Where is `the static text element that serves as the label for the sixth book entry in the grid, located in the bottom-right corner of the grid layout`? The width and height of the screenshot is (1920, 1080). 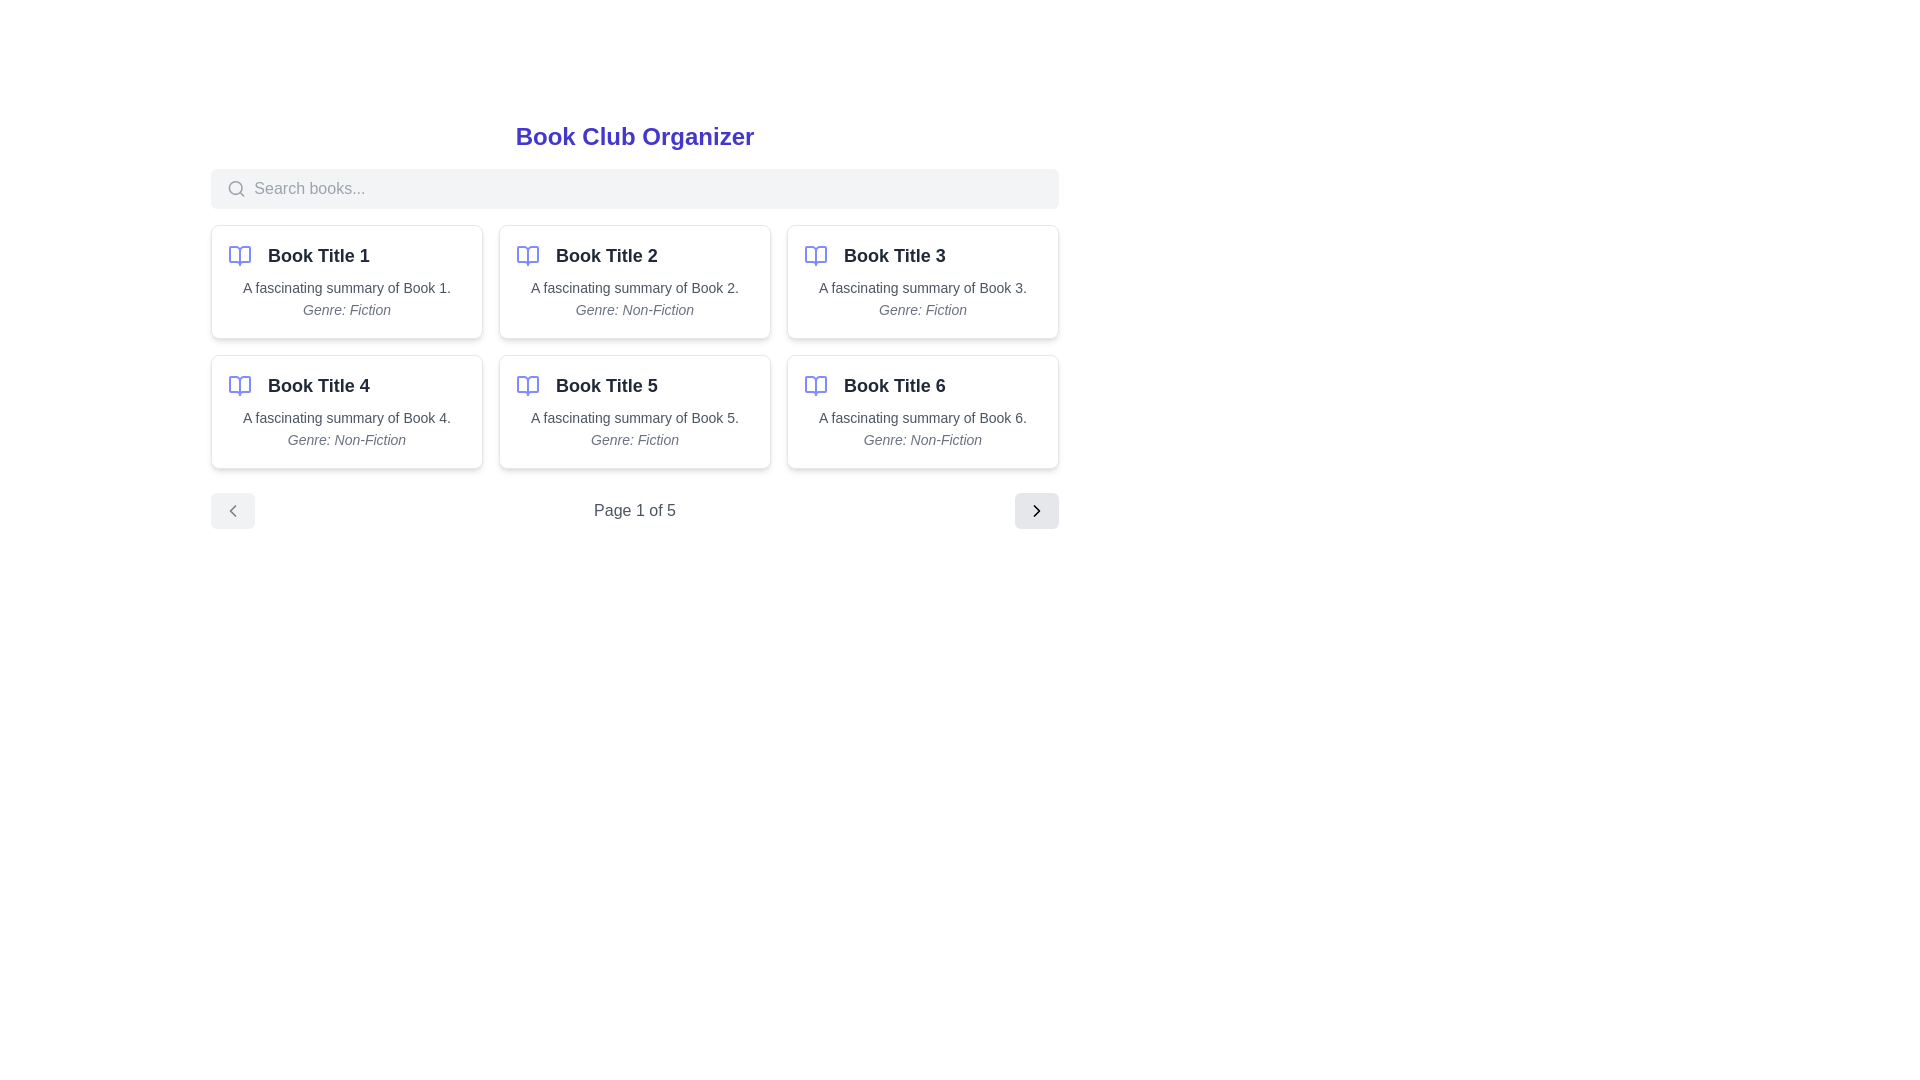
the static text element that serves as the label for the sixth book entry in the grid, located in the bottom-right corner of the grid layout is located at coordinates (893, 385).